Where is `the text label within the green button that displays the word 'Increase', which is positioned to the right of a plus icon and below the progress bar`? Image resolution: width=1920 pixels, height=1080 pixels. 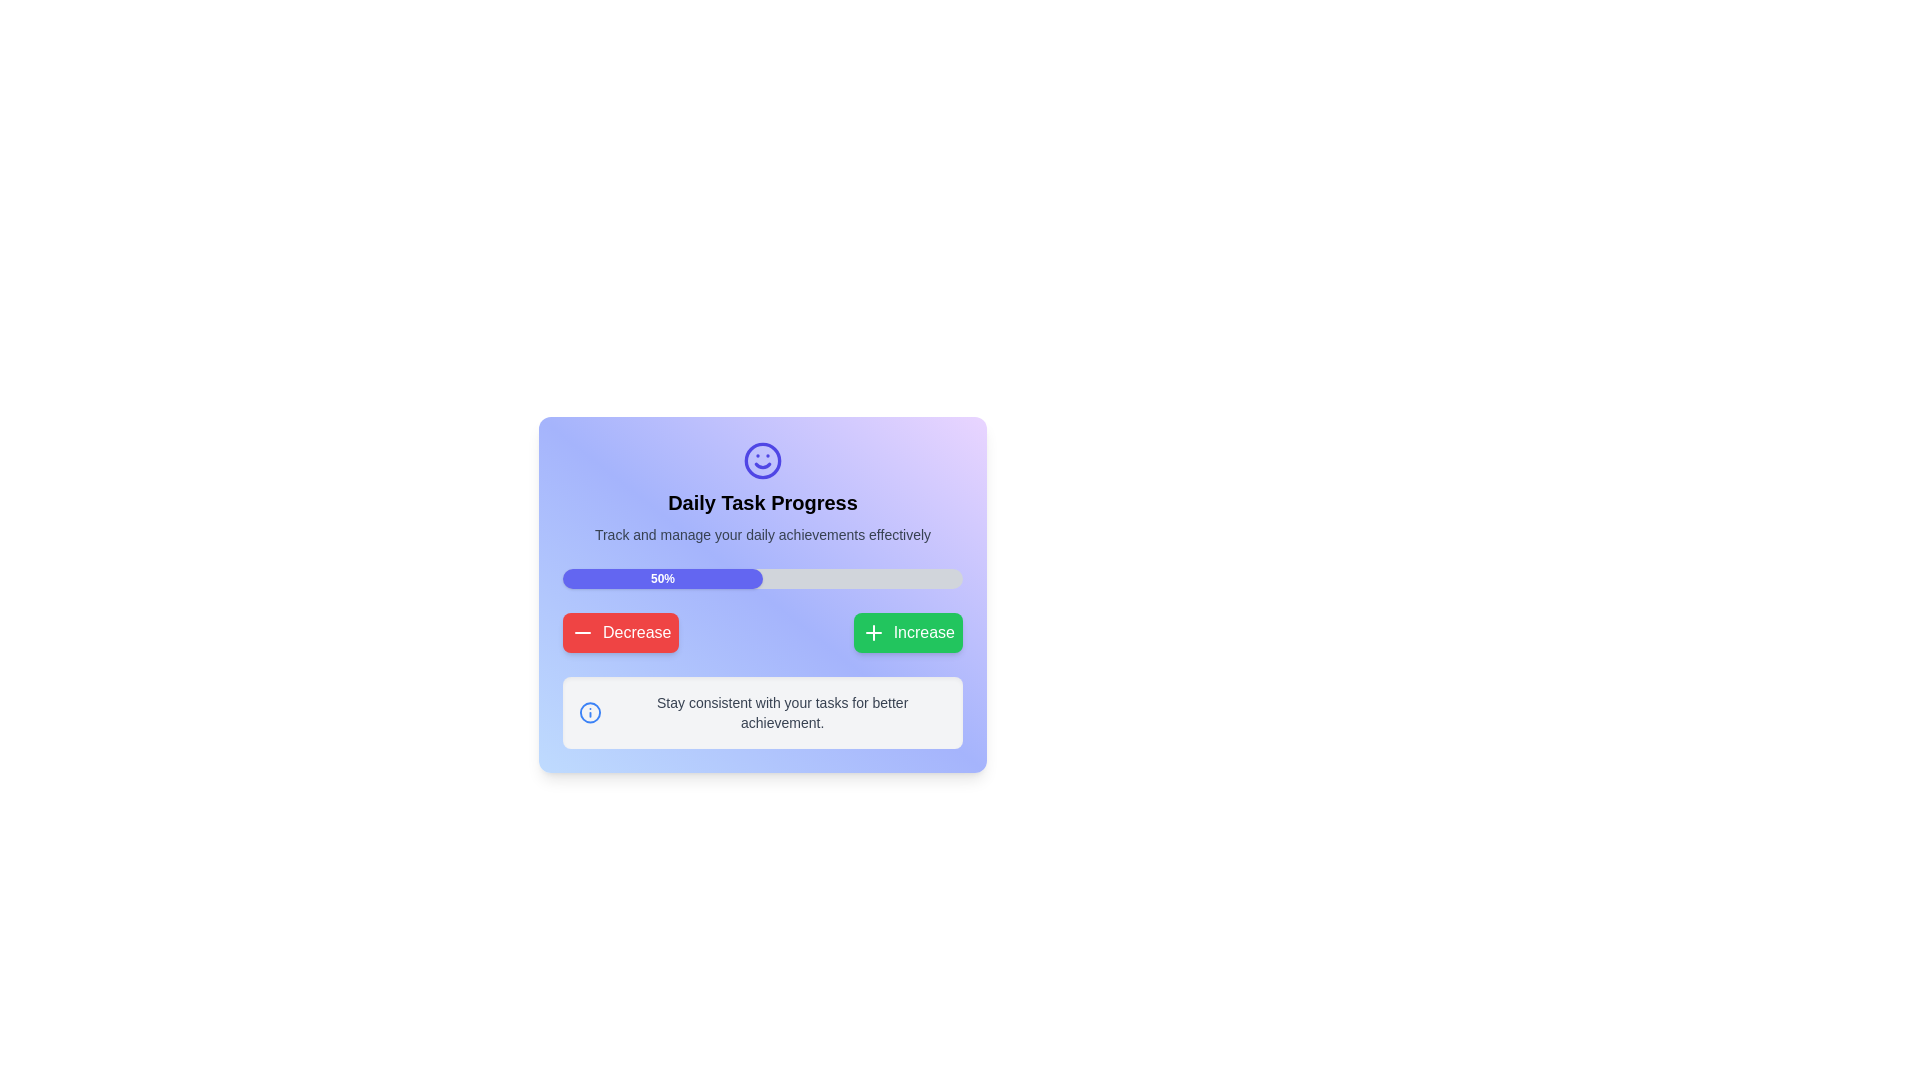
the text label within the green button that displays the word 'Increase', which is positioned to the right of a plus icon and below the progress bar is located at coordinates (923, 632).